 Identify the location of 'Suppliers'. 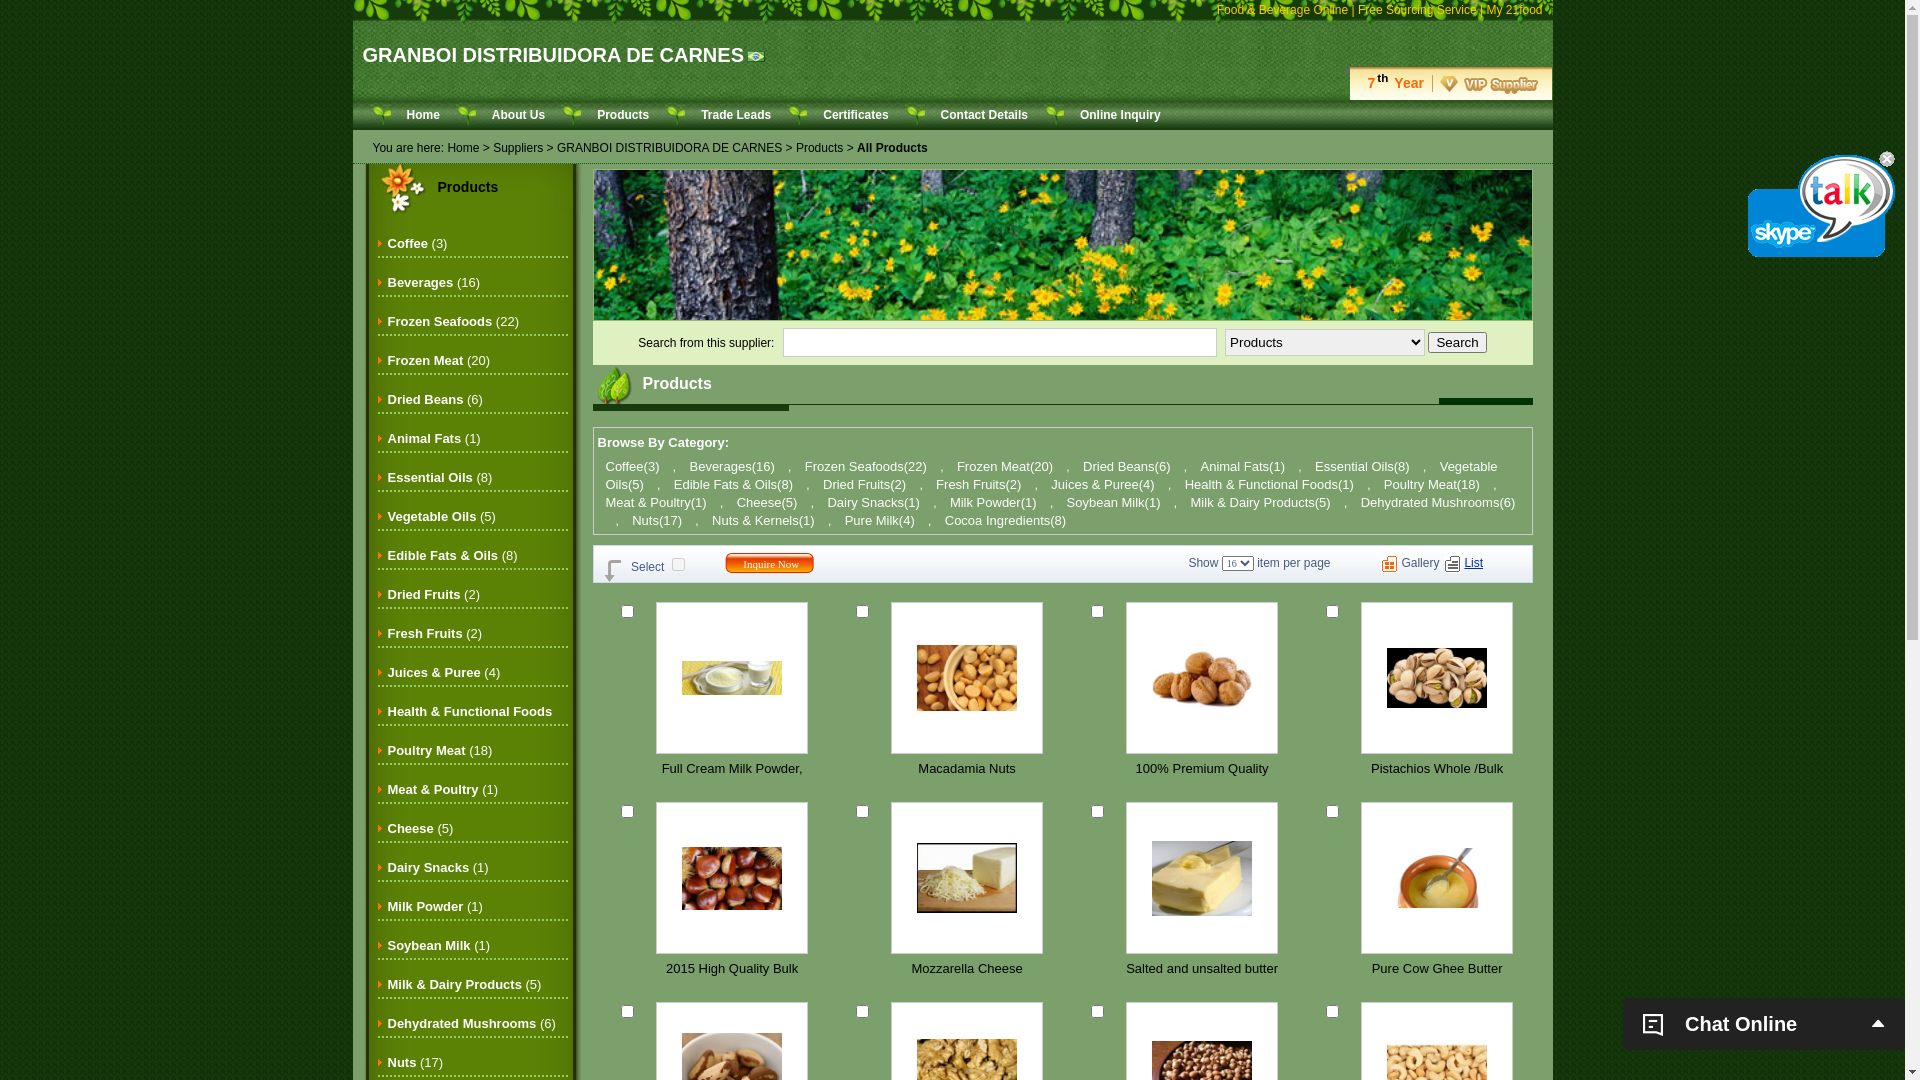
(518, 146).